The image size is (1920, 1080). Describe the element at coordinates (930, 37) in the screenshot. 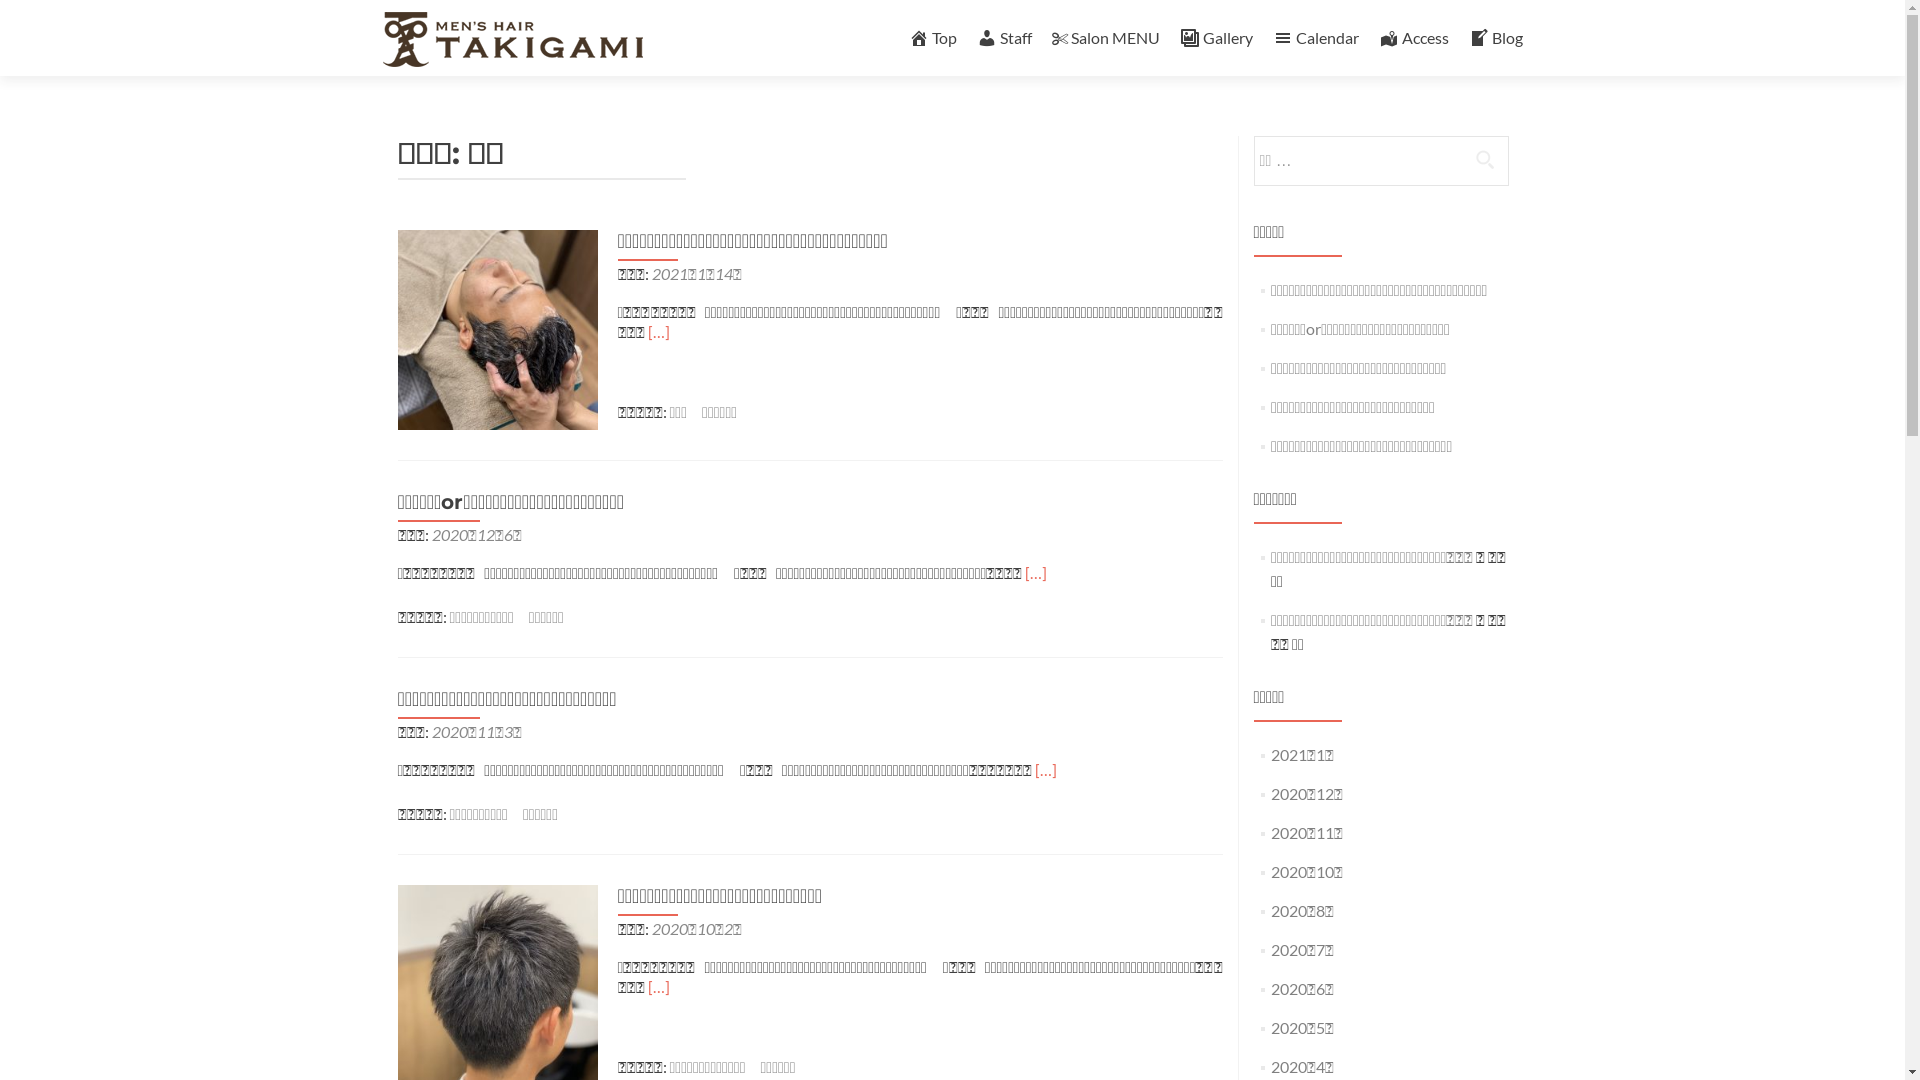

I see `'Top'` at that location.